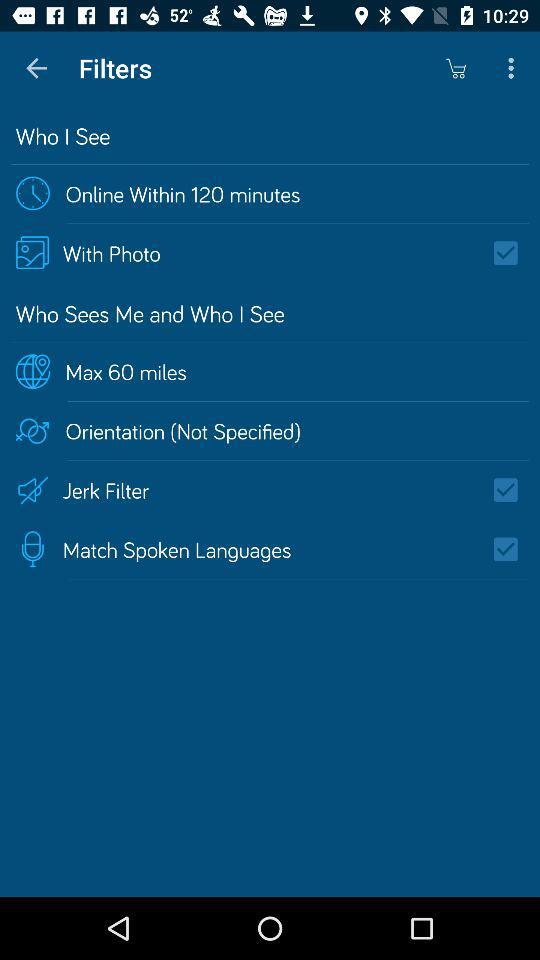 Image resolution: width=540 pixels, height=960 pixels. What do you see at coordinates (512, 549) in the screenshot?
I see `filter has been selected` at bounding box center [512, 549].